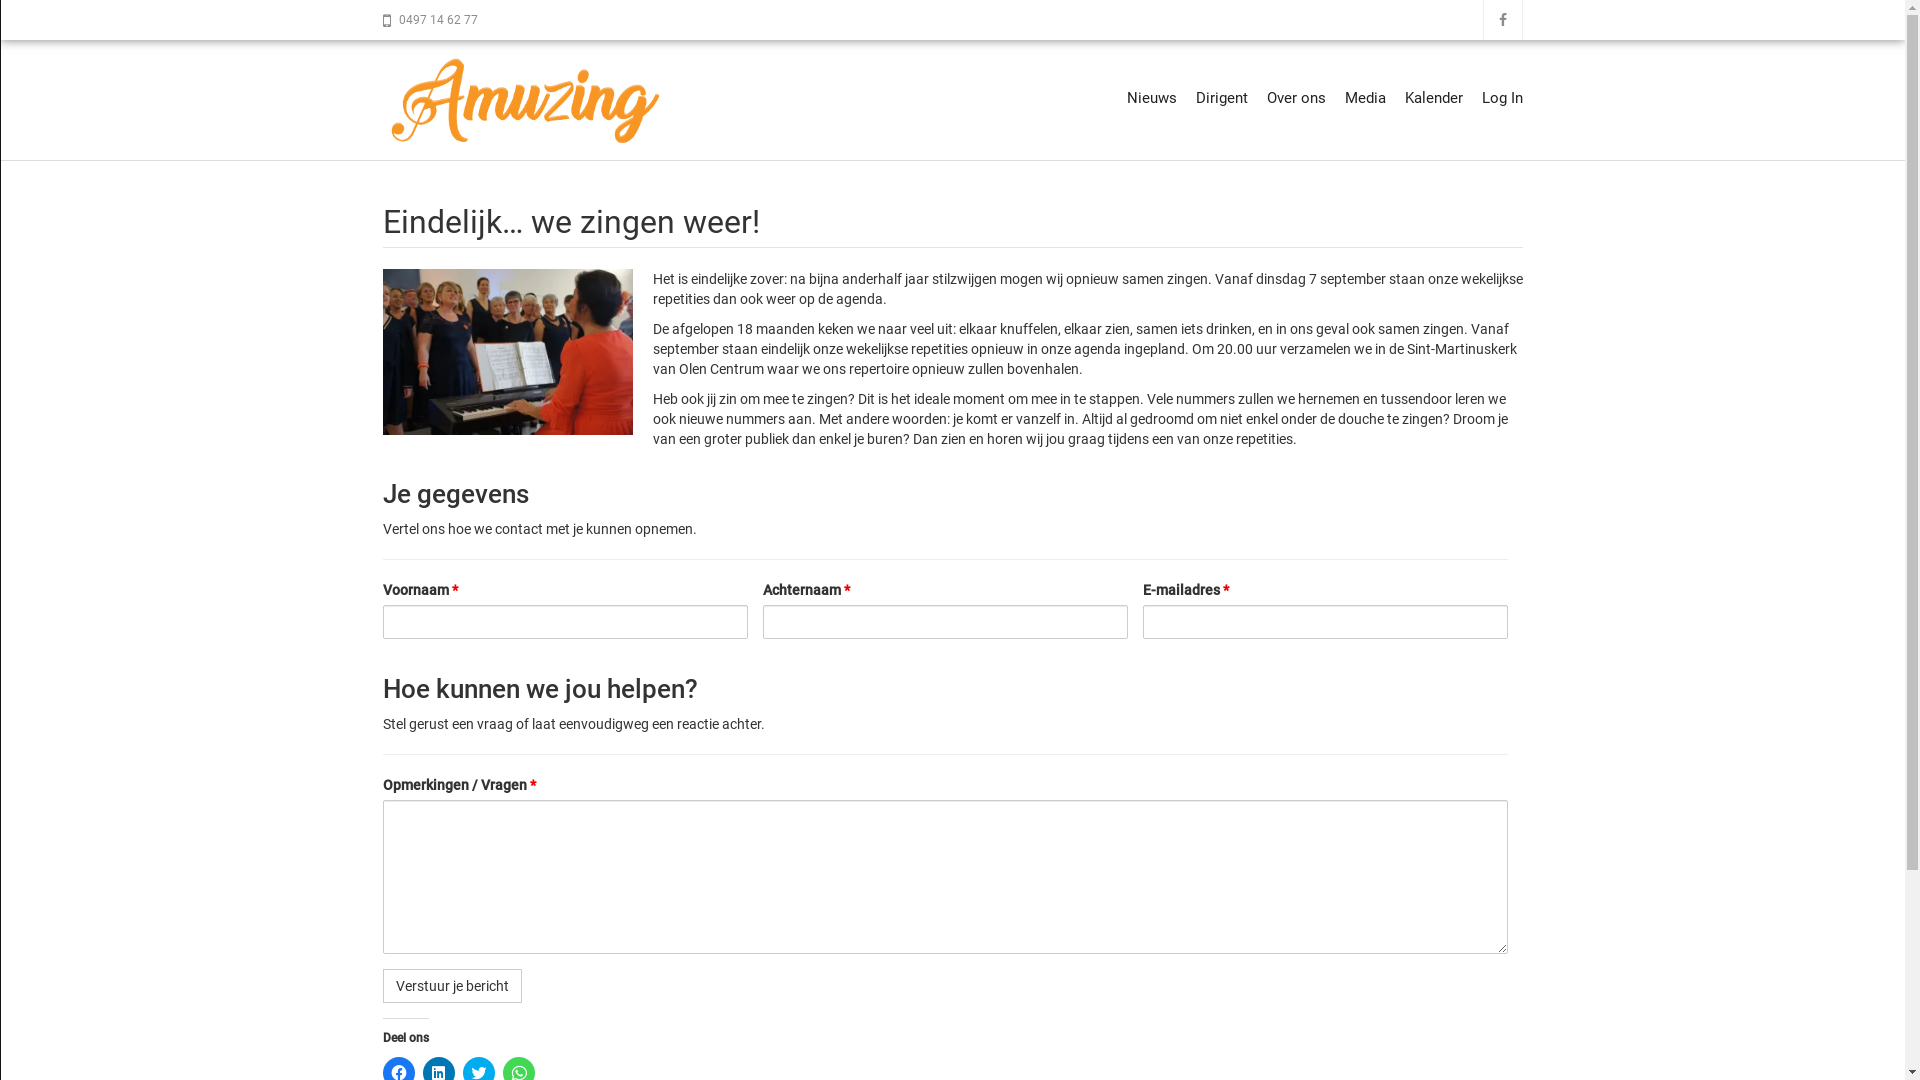  What do you see at coordinates (450, 985) in the screenshot?
I see `'Verstuur je bericht'` at bounding box center [450, 985].